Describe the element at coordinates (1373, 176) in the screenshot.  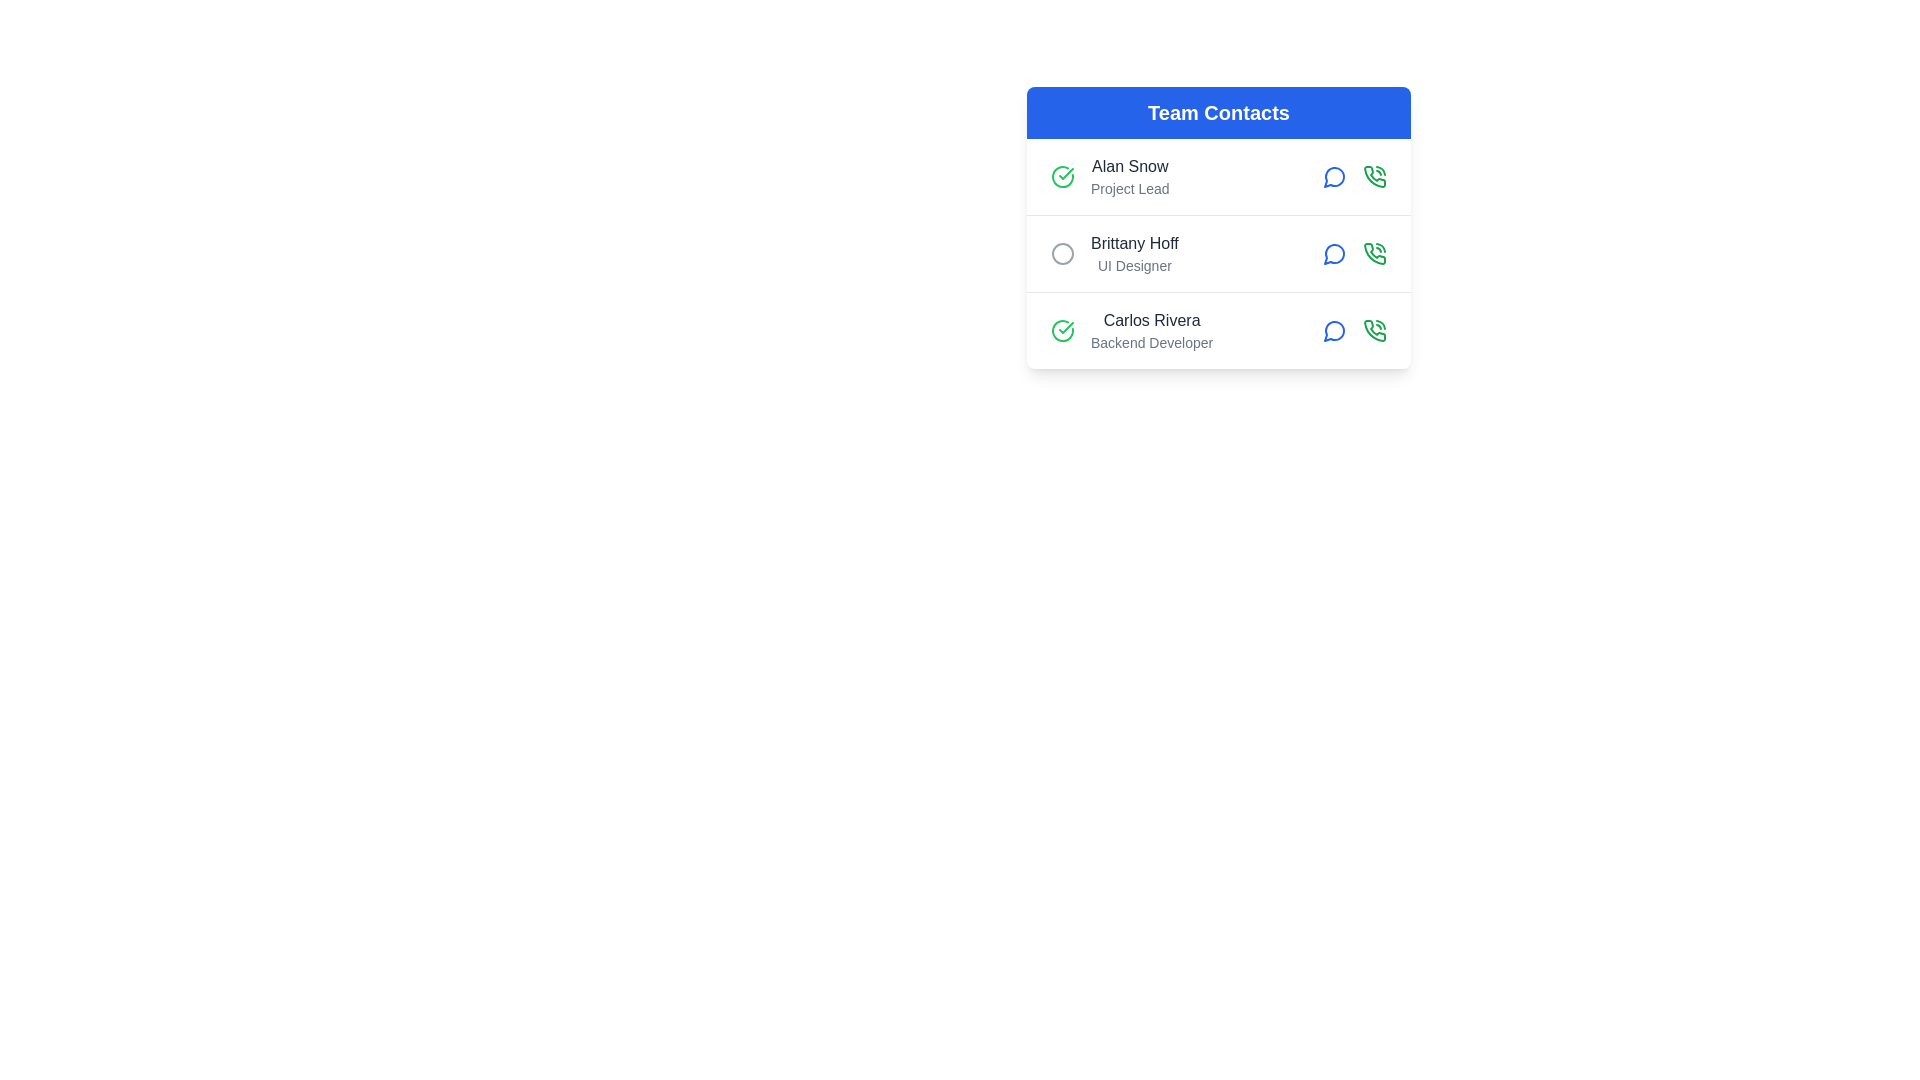
I see `the call icon for Alan Snow` at that location.